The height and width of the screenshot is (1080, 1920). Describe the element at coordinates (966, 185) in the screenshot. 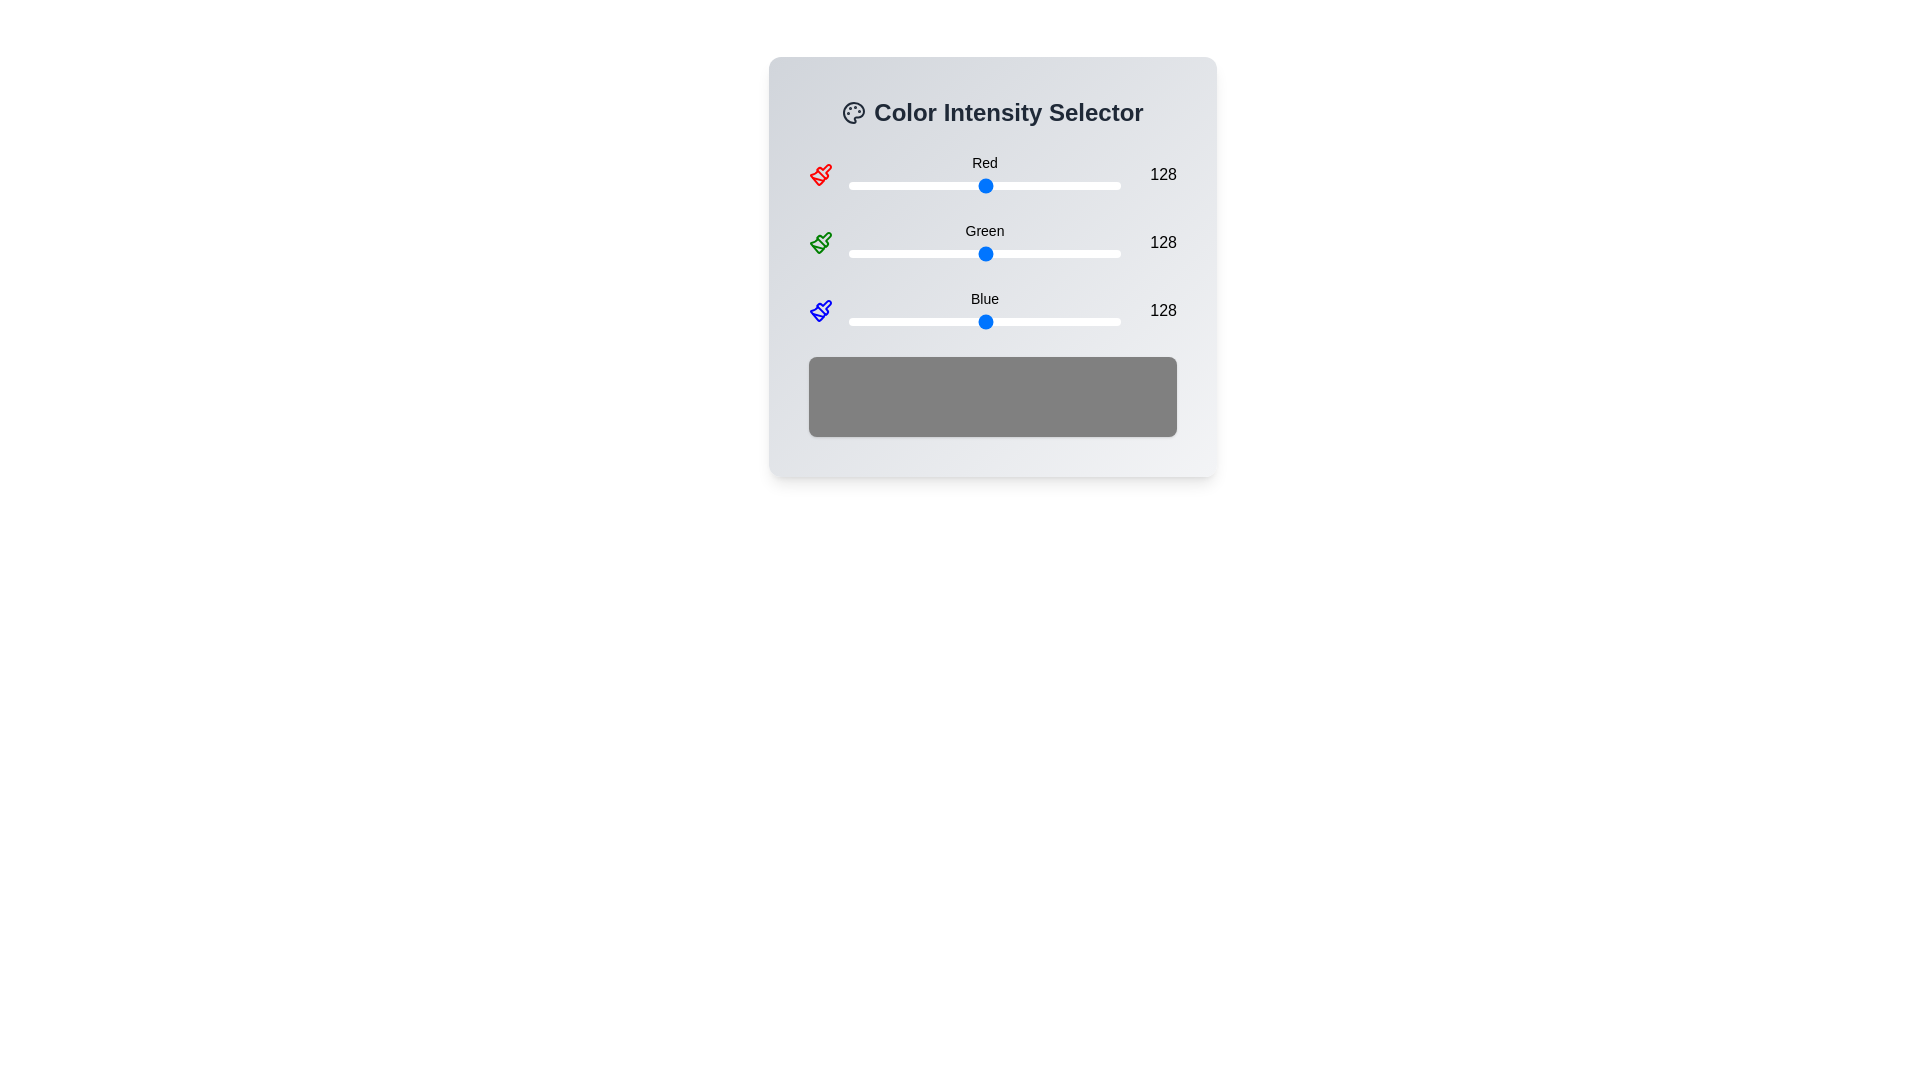

I see `the red color intensity` at that location.